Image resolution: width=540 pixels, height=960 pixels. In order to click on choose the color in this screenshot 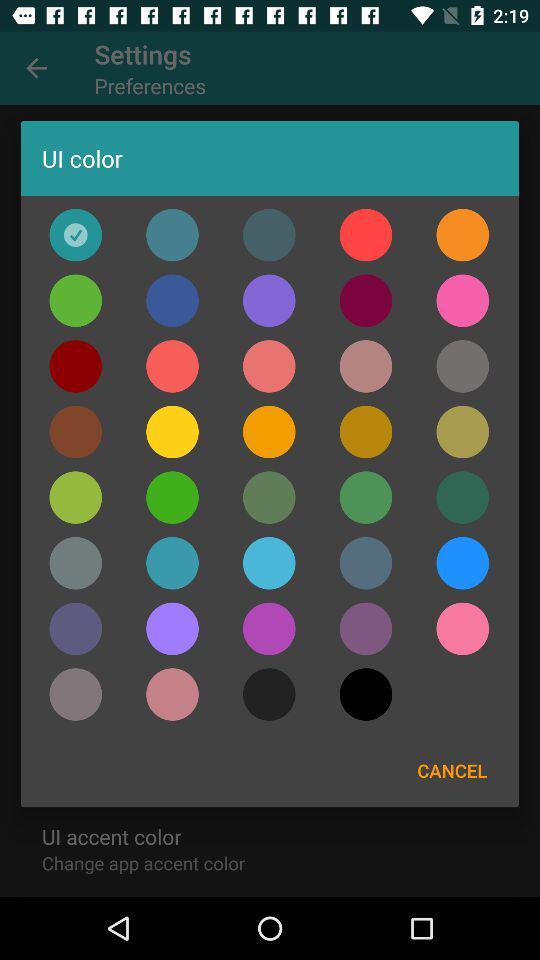, I will do `click(462, 432)`.